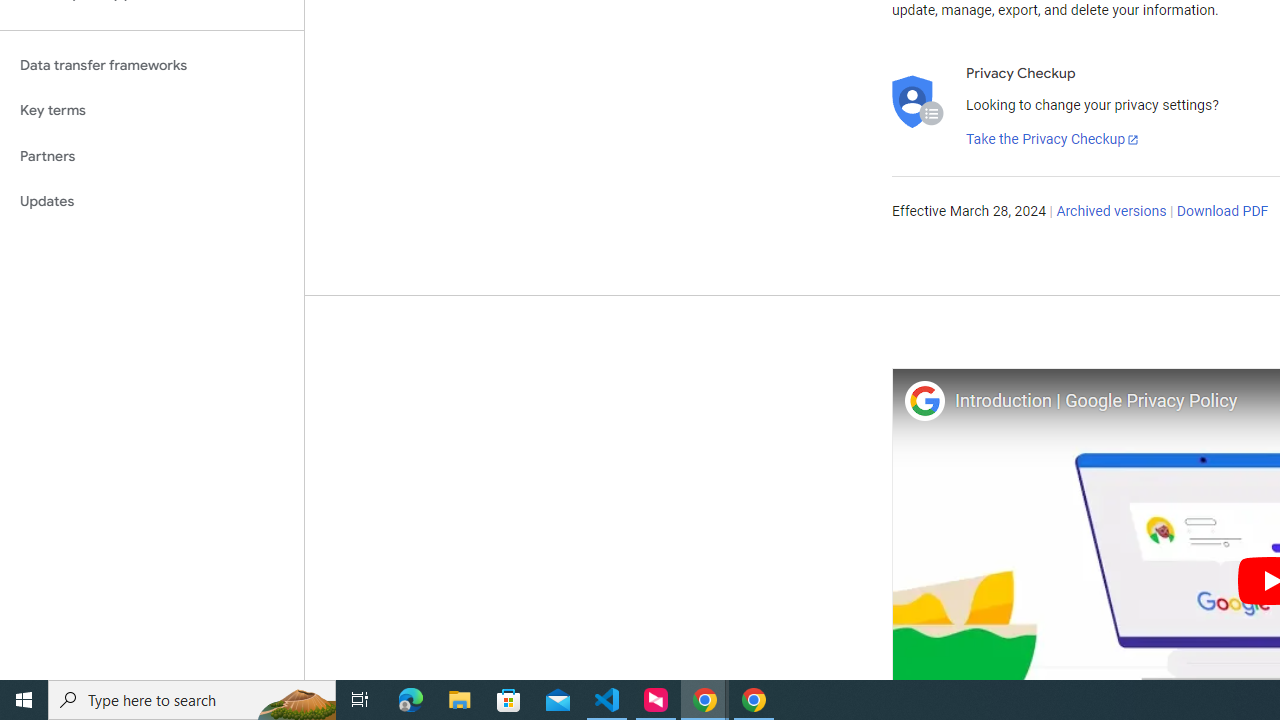 The width and height of the screenshot is (1280, 720). Describe the element at coordinates (1110, 212) in the screenshot. I see `'Archived versions'` at that location.